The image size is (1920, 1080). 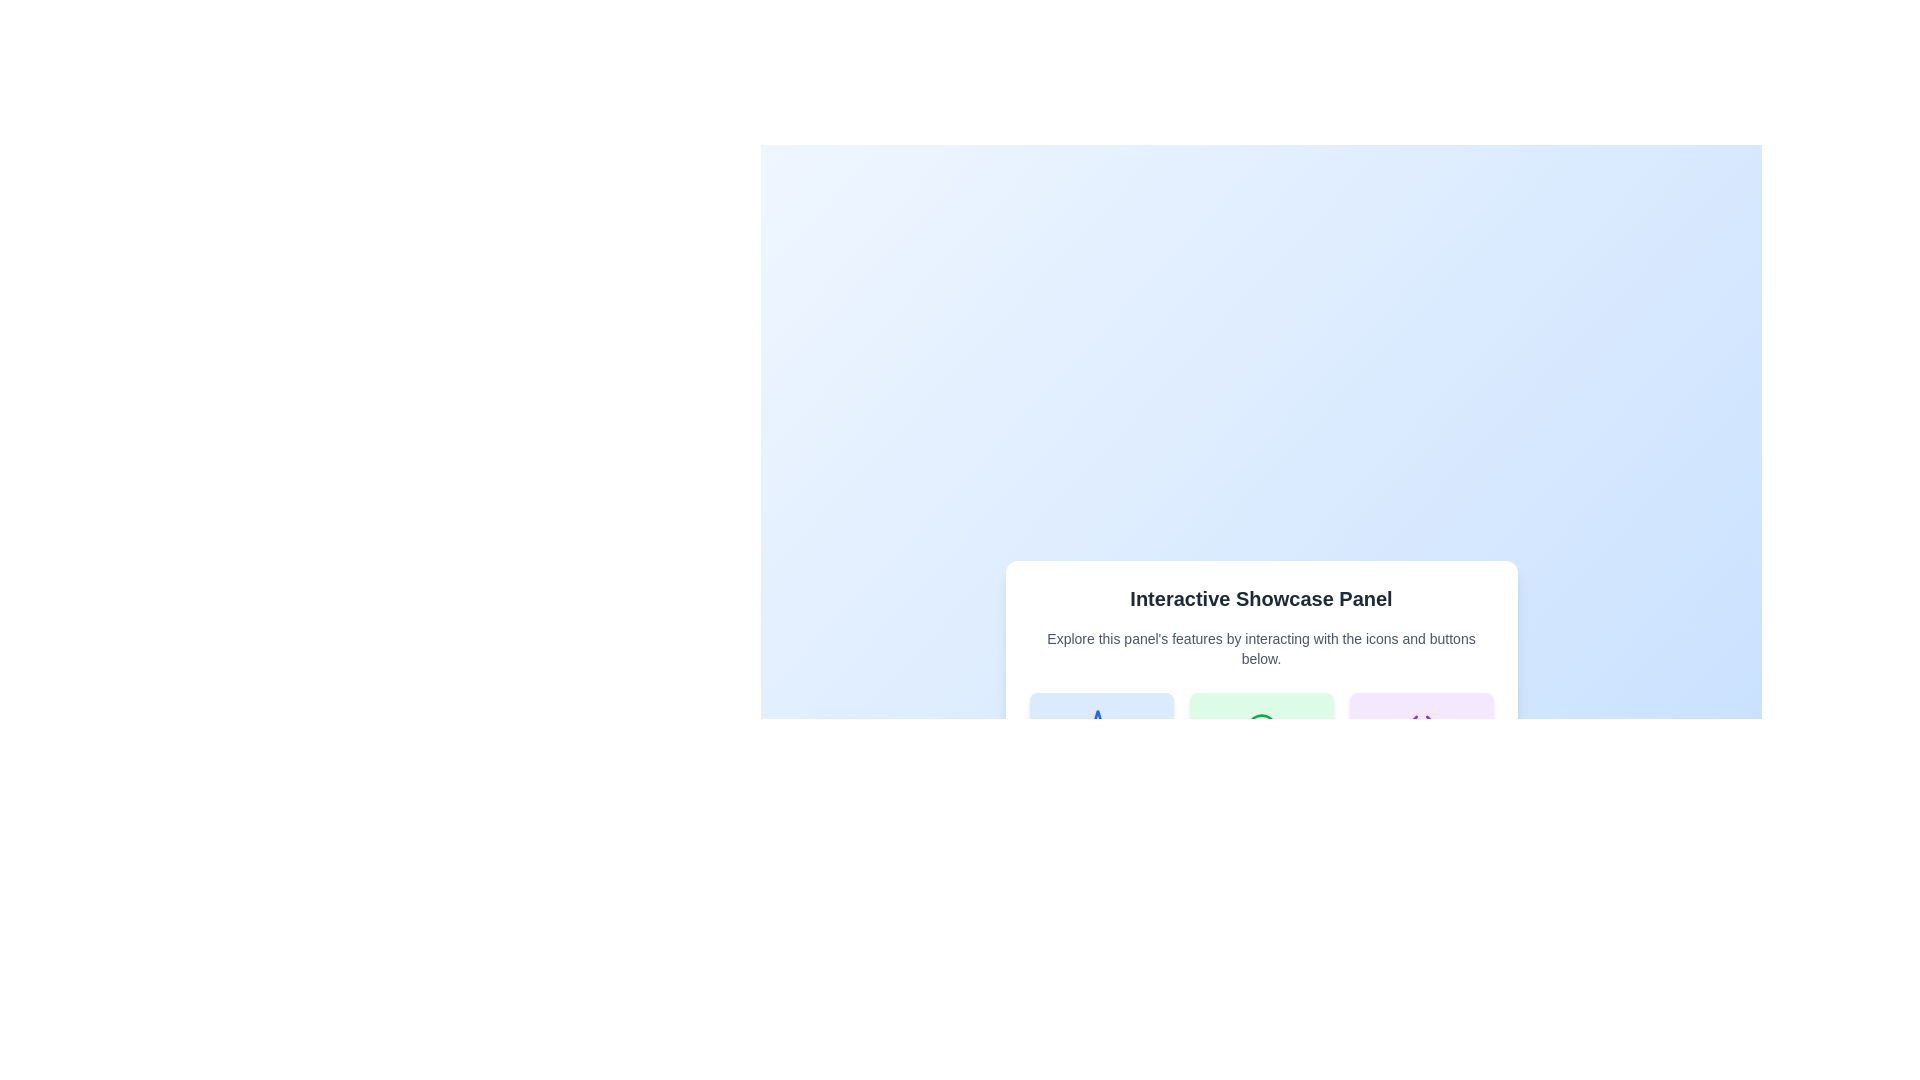 What do you see at coordinates (1100, 739) in the screenshot?
I see `the interactive card in the first column on the left` at bounding box center [1100, 739].